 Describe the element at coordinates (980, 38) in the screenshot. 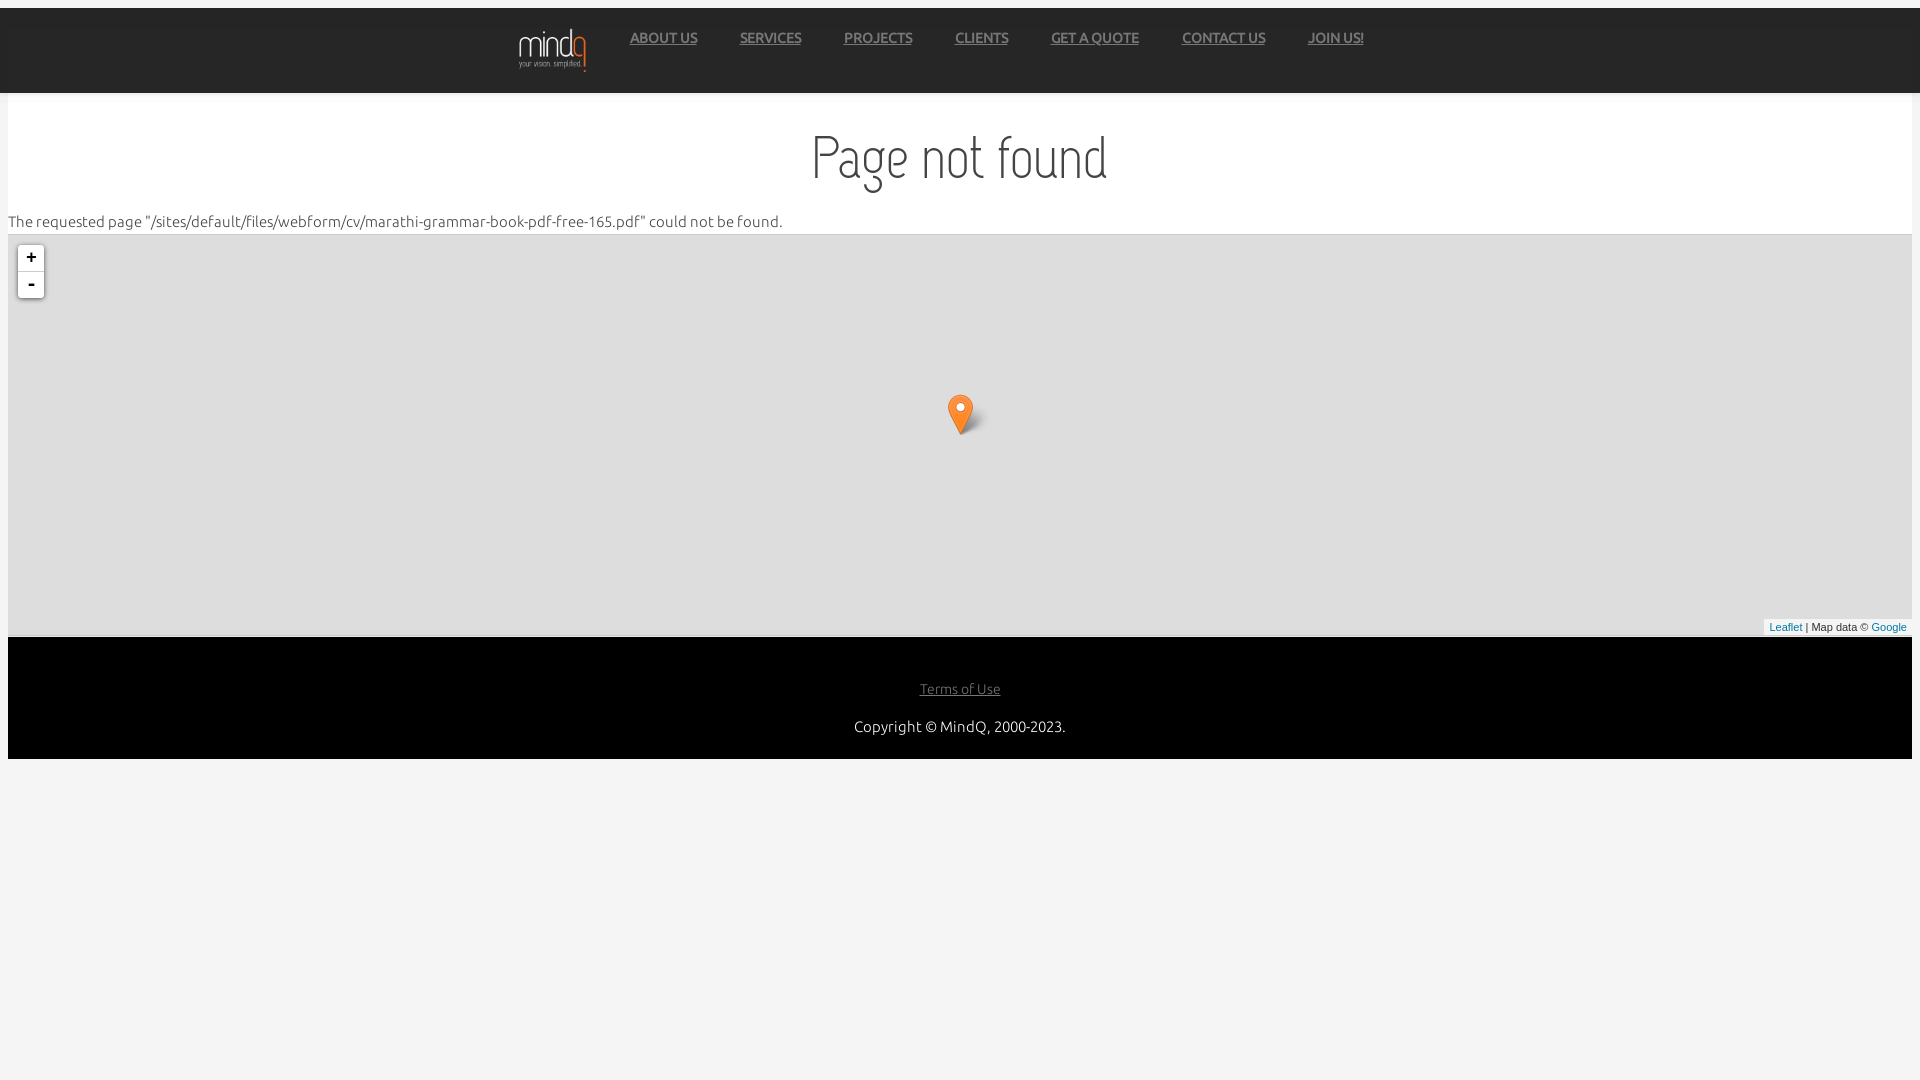

I see `'CLIENTS'` at that location.